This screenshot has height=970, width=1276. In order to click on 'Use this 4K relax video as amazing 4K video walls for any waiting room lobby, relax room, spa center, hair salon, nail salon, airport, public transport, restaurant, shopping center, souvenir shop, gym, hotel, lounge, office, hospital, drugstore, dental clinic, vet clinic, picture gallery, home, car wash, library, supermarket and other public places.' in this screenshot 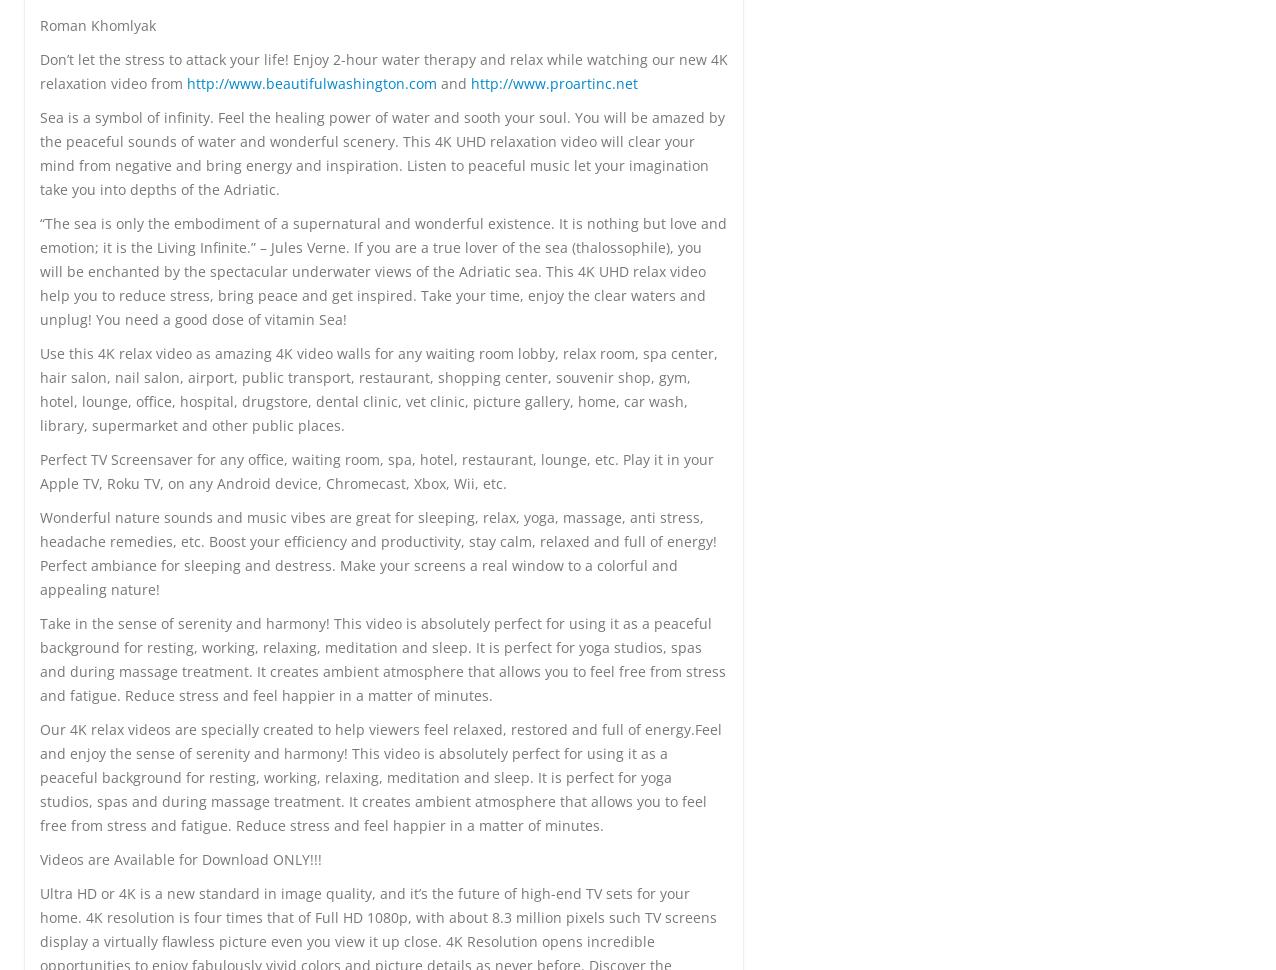, I will do `click(377, 388)`.